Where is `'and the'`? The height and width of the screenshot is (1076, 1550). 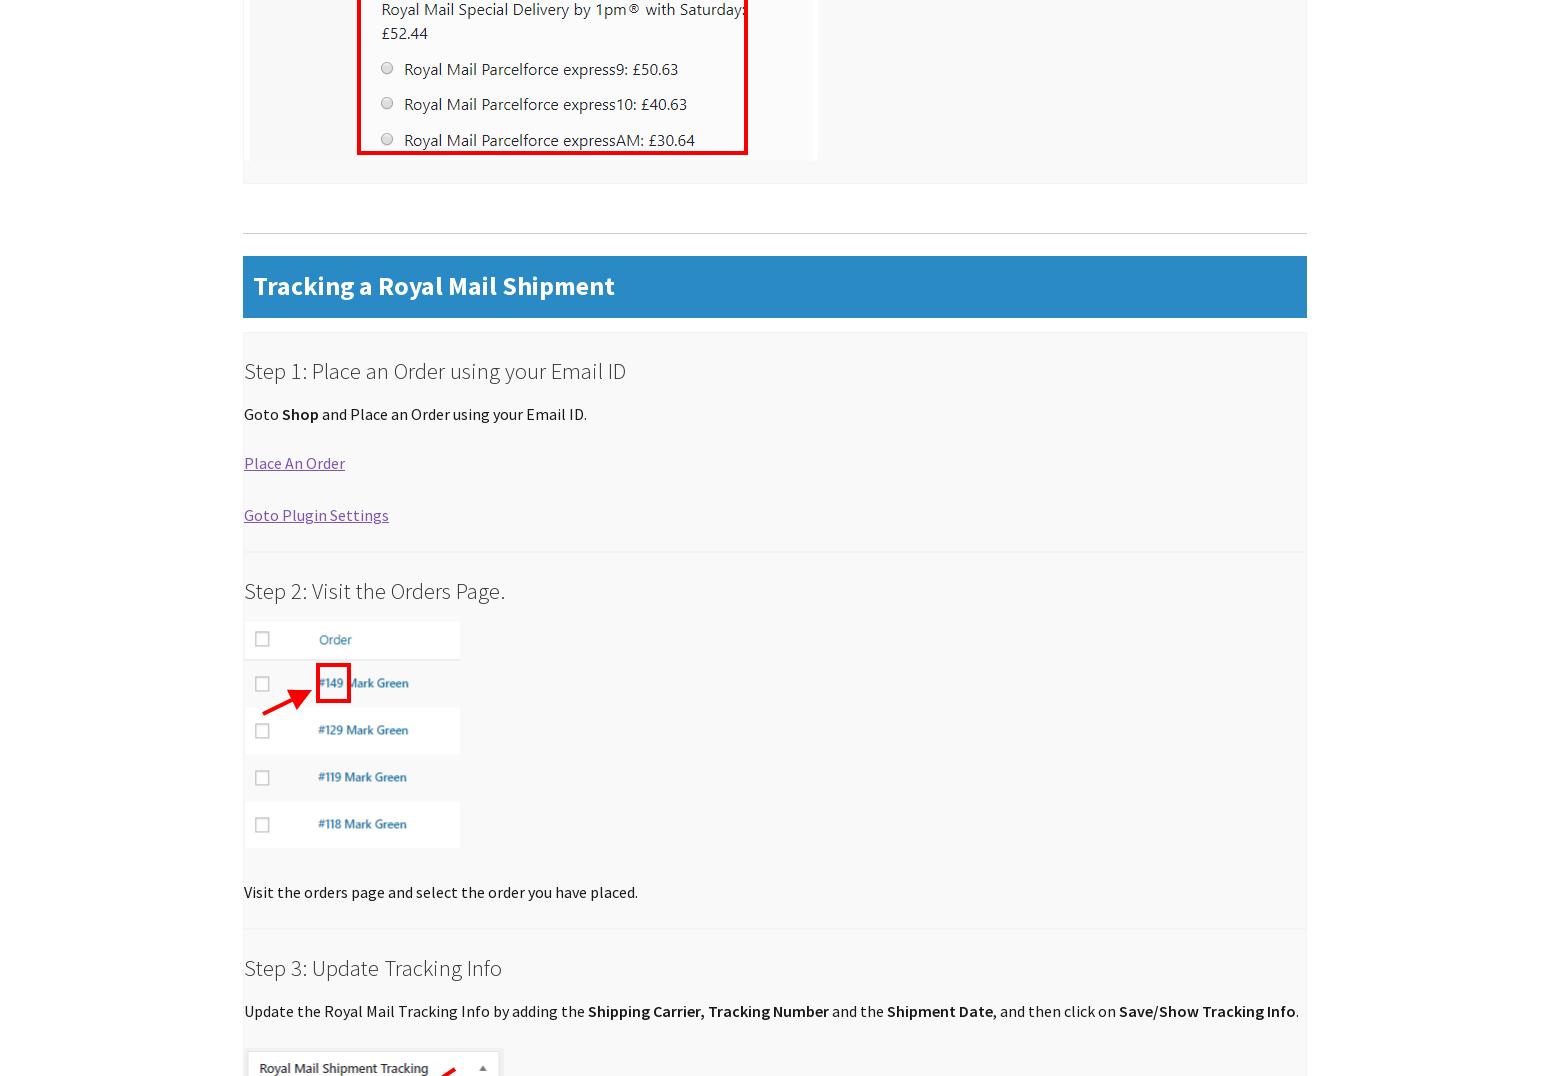 'and the' is located at coordinates (857, 1010).